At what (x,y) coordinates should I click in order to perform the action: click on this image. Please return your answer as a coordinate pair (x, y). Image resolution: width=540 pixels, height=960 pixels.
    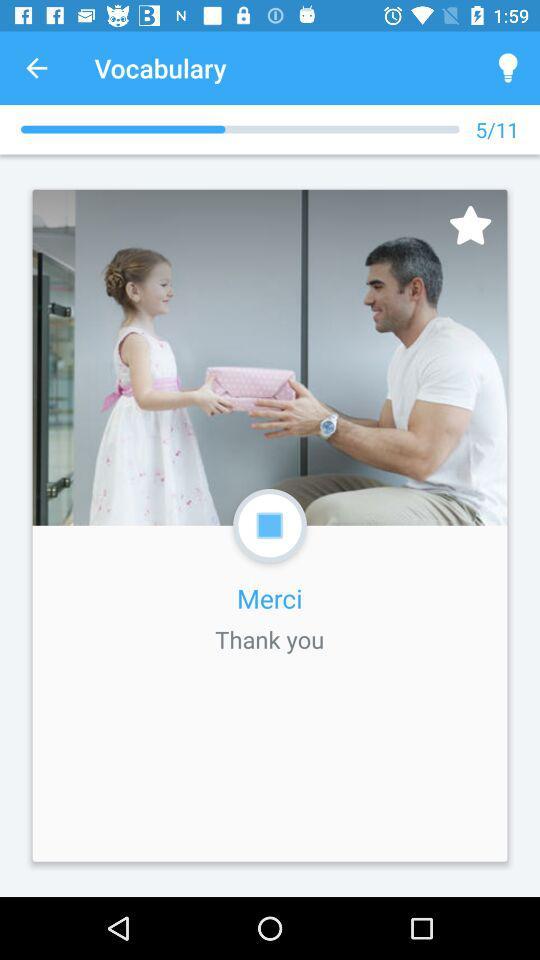
    Looking at the image, I should click on (470, 225).